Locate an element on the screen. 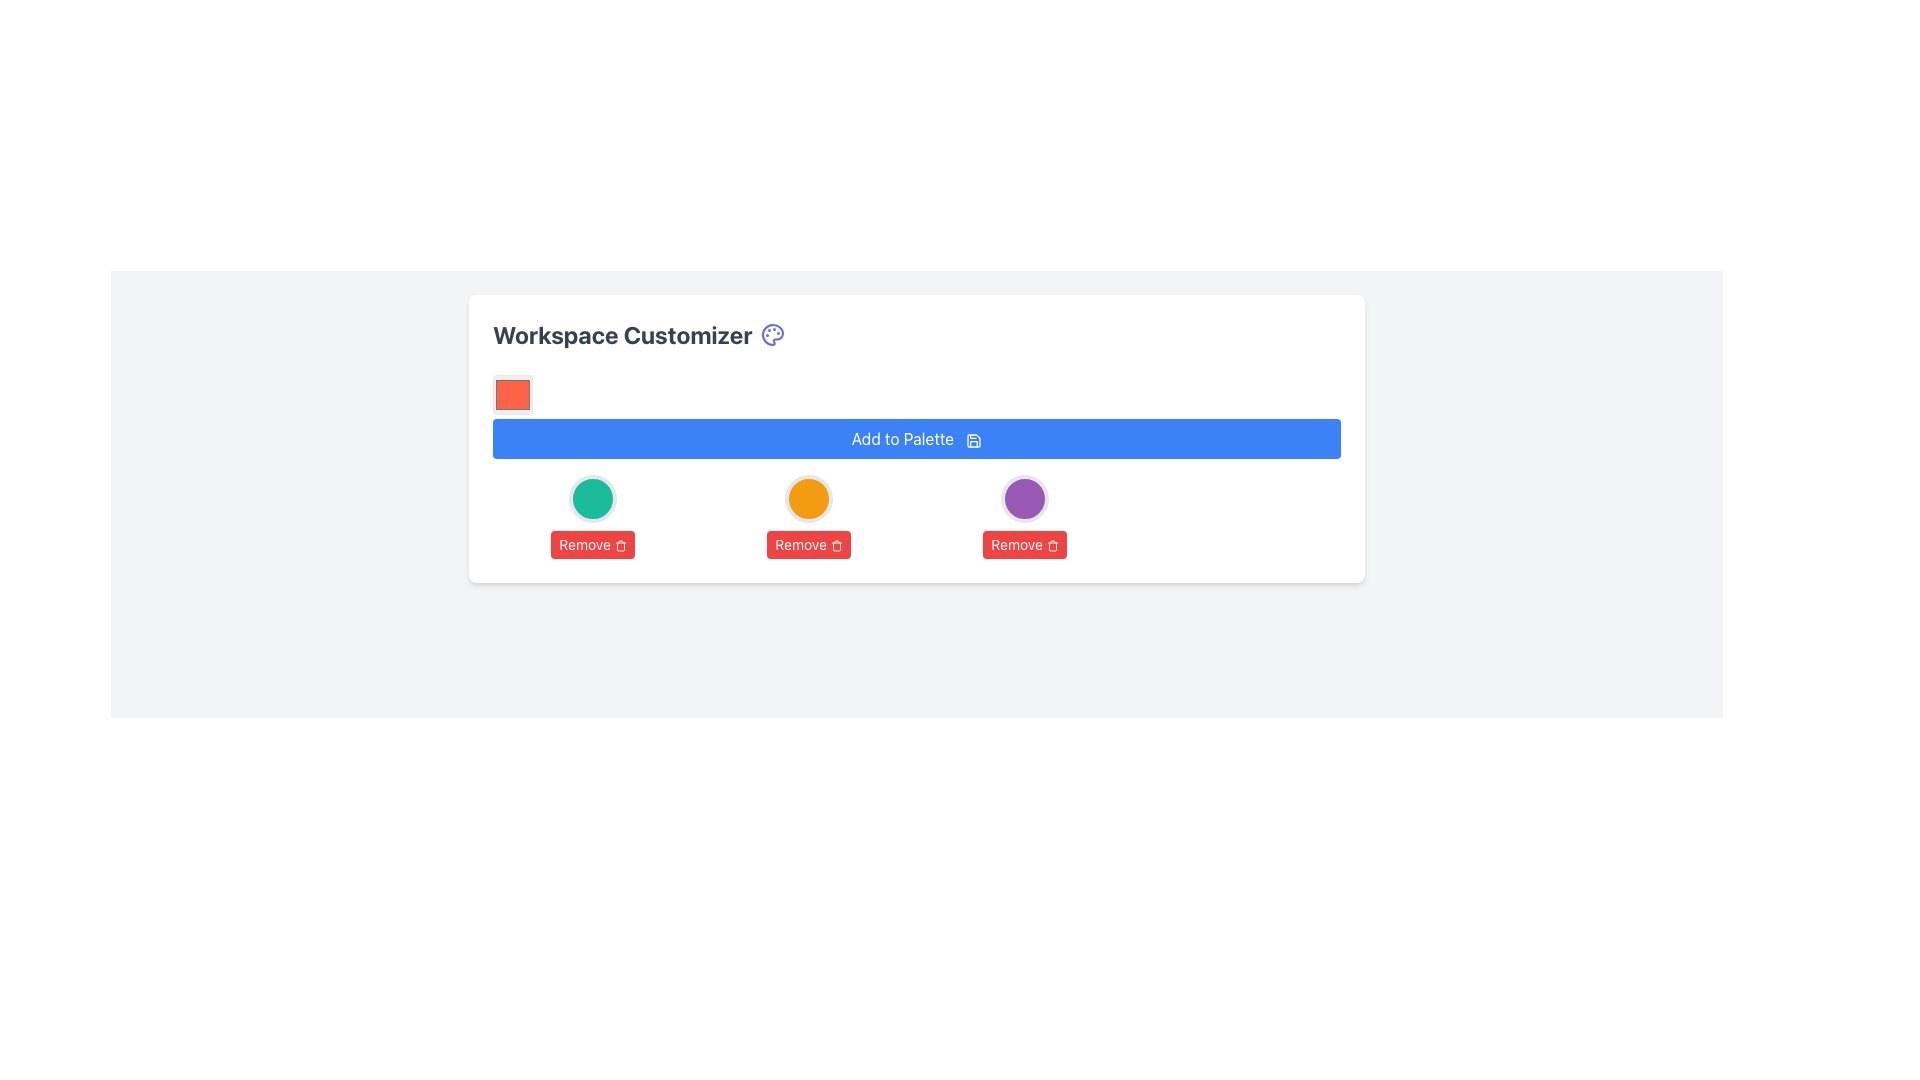 Image resolution: width=1920 pixels, height=1080 pixels. the 'Remove' button, which is the second button in a horizontal group of three is located at coordinates (809, 515).